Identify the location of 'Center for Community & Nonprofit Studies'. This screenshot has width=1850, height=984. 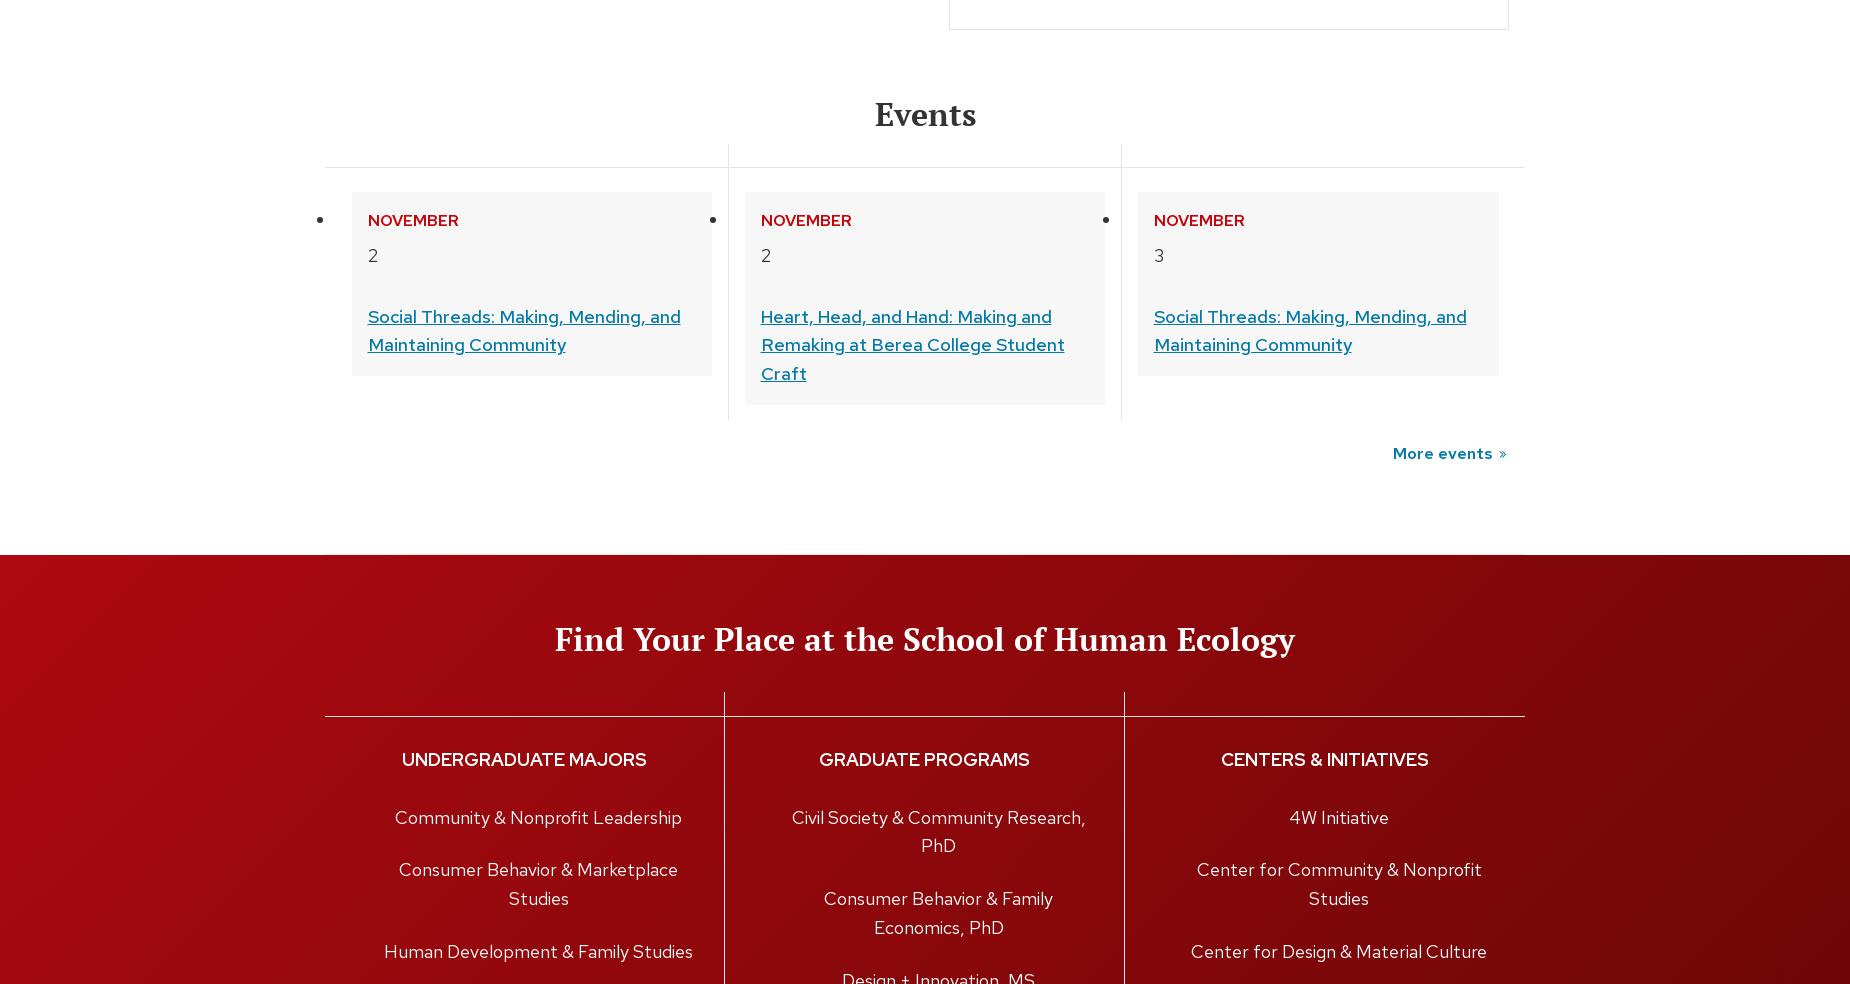
(1337, 884).